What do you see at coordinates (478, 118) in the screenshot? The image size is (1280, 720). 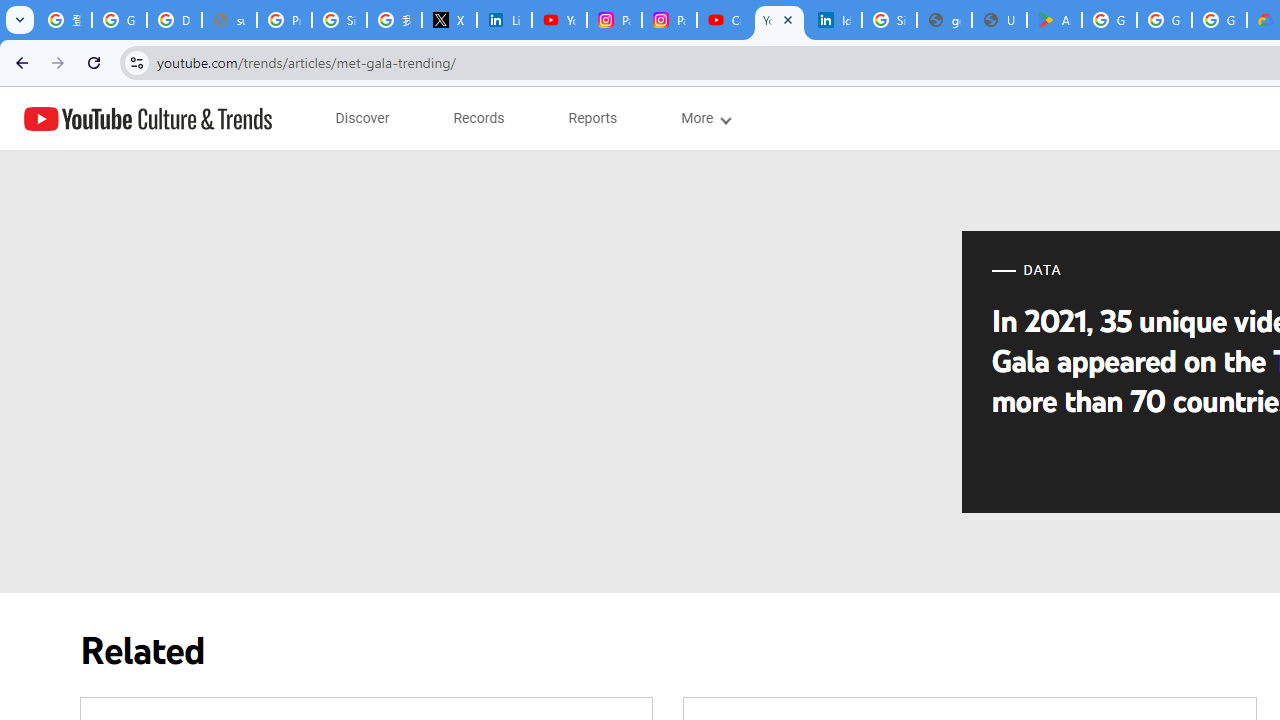 I see `'subnav-Records menupopup'` at bounding box center [478, 118].